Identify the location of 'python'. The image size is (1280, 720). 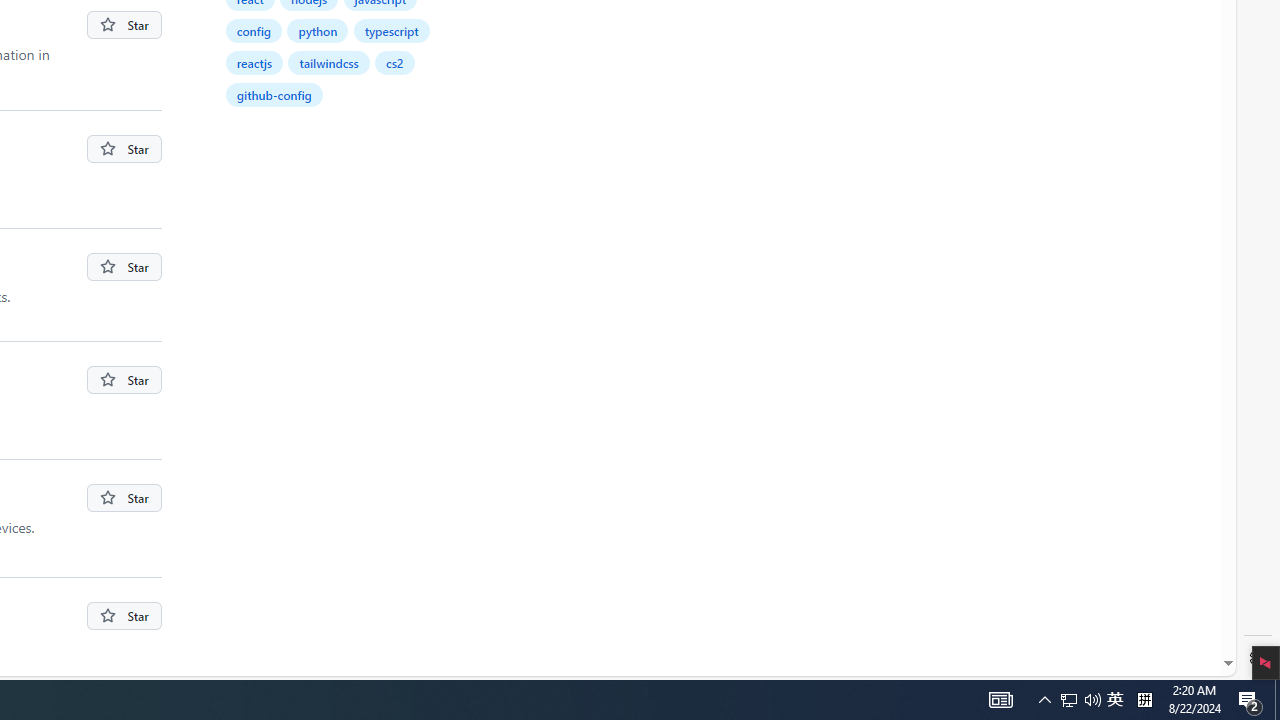
(317, 30).